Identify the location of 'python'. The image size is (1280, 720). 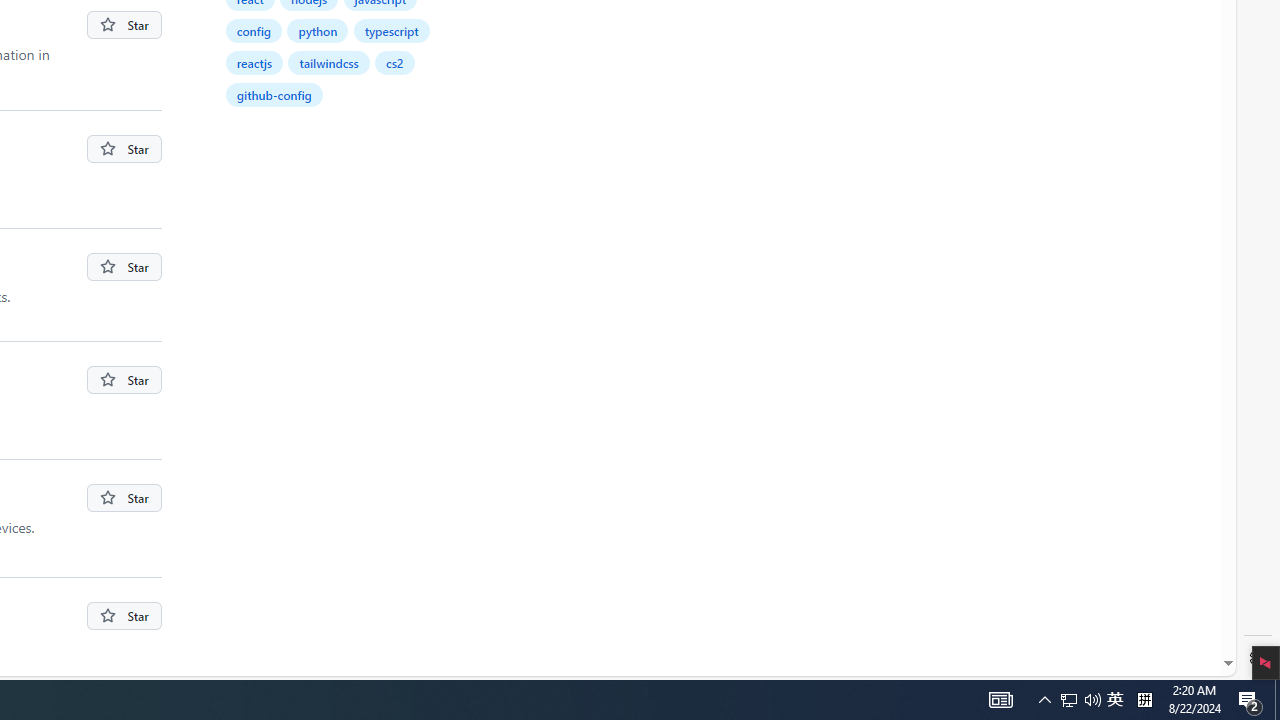
(317, 30).